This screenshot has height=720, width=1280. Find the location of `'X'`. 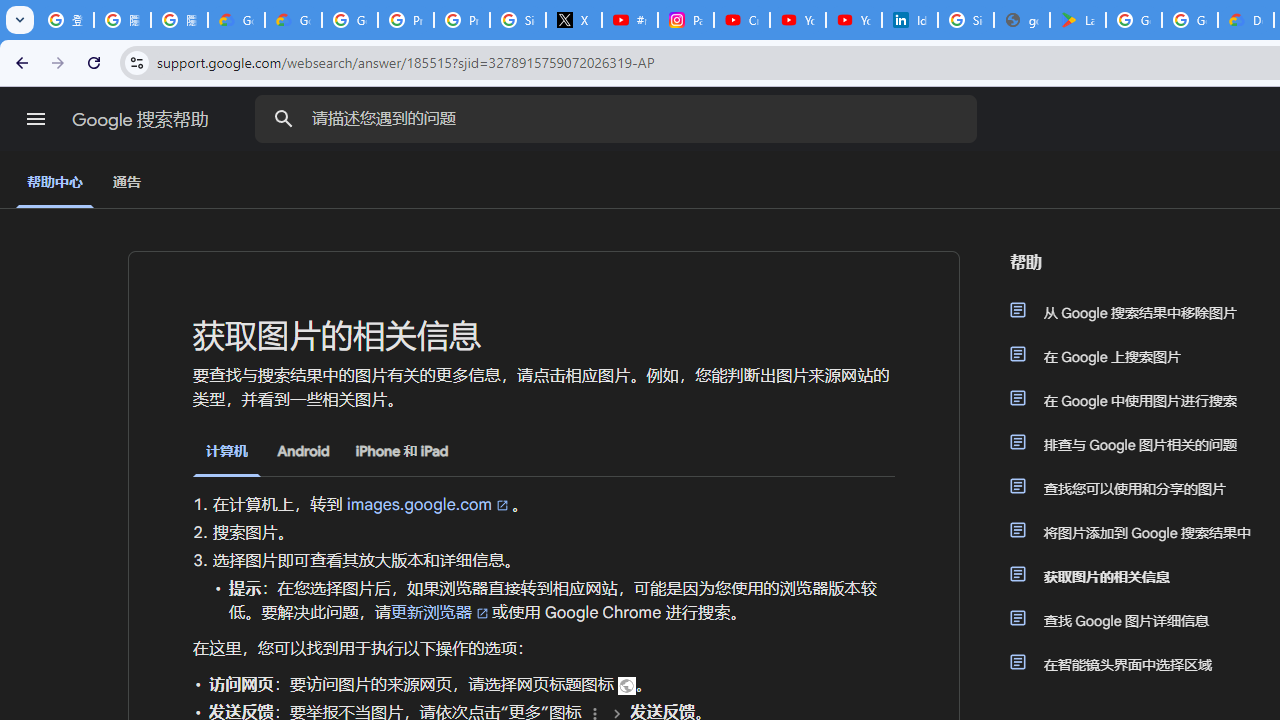

'X' is located at coordinates (573, 20).